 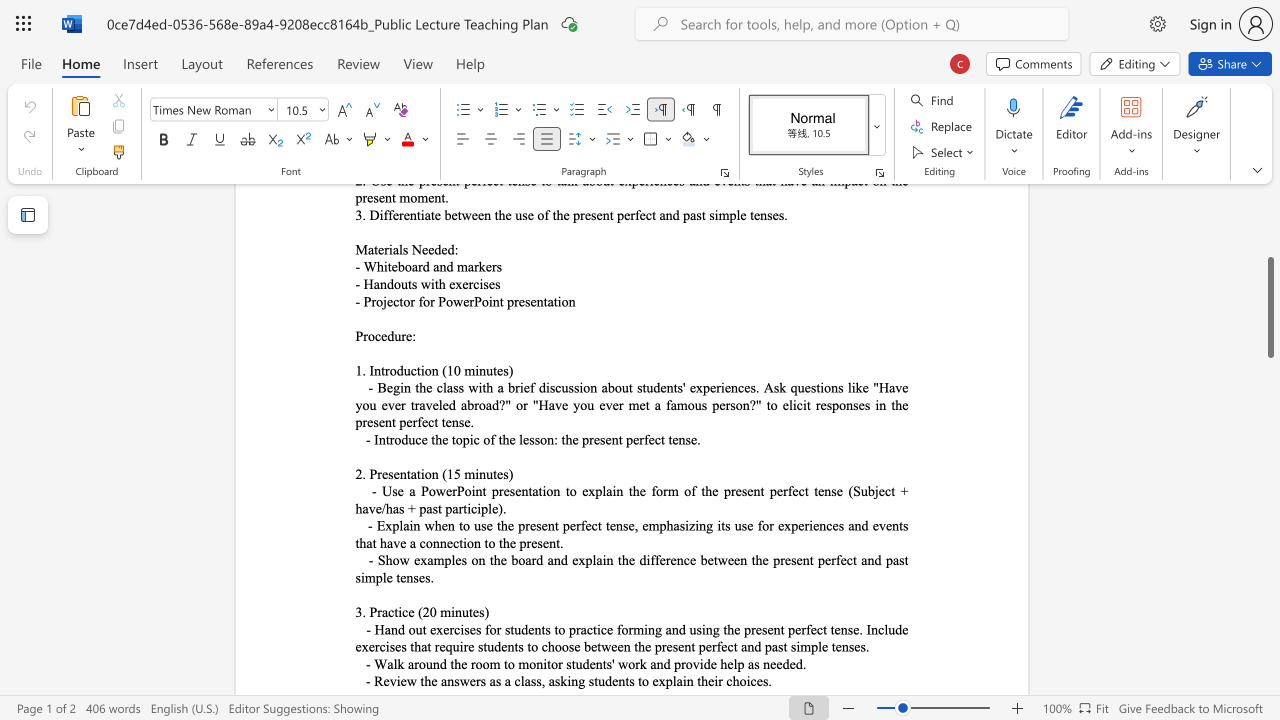 I want to click on the 5th character "r" in the text, so click(x=784, y=491).